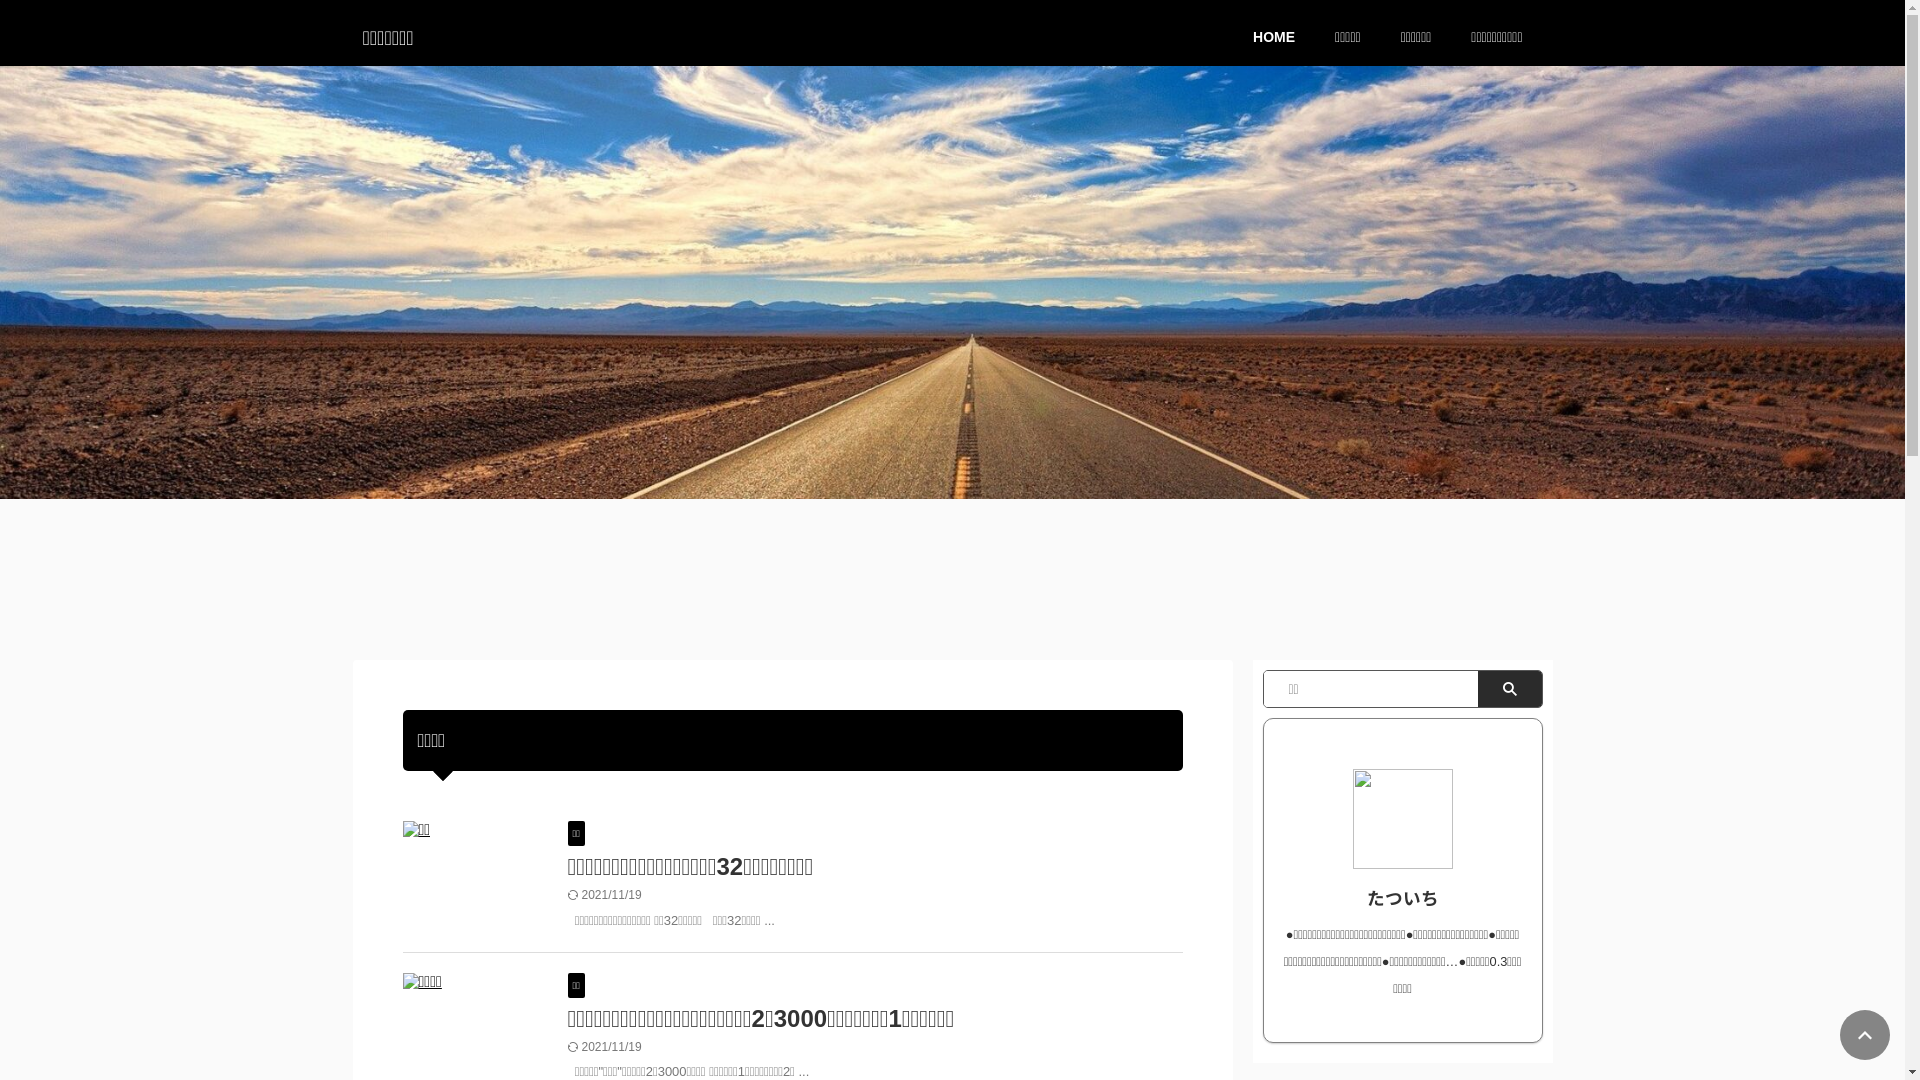 The width and height of the screenshot is (1920, 1080). I want to click on 'HOME', so click(1272, 35).